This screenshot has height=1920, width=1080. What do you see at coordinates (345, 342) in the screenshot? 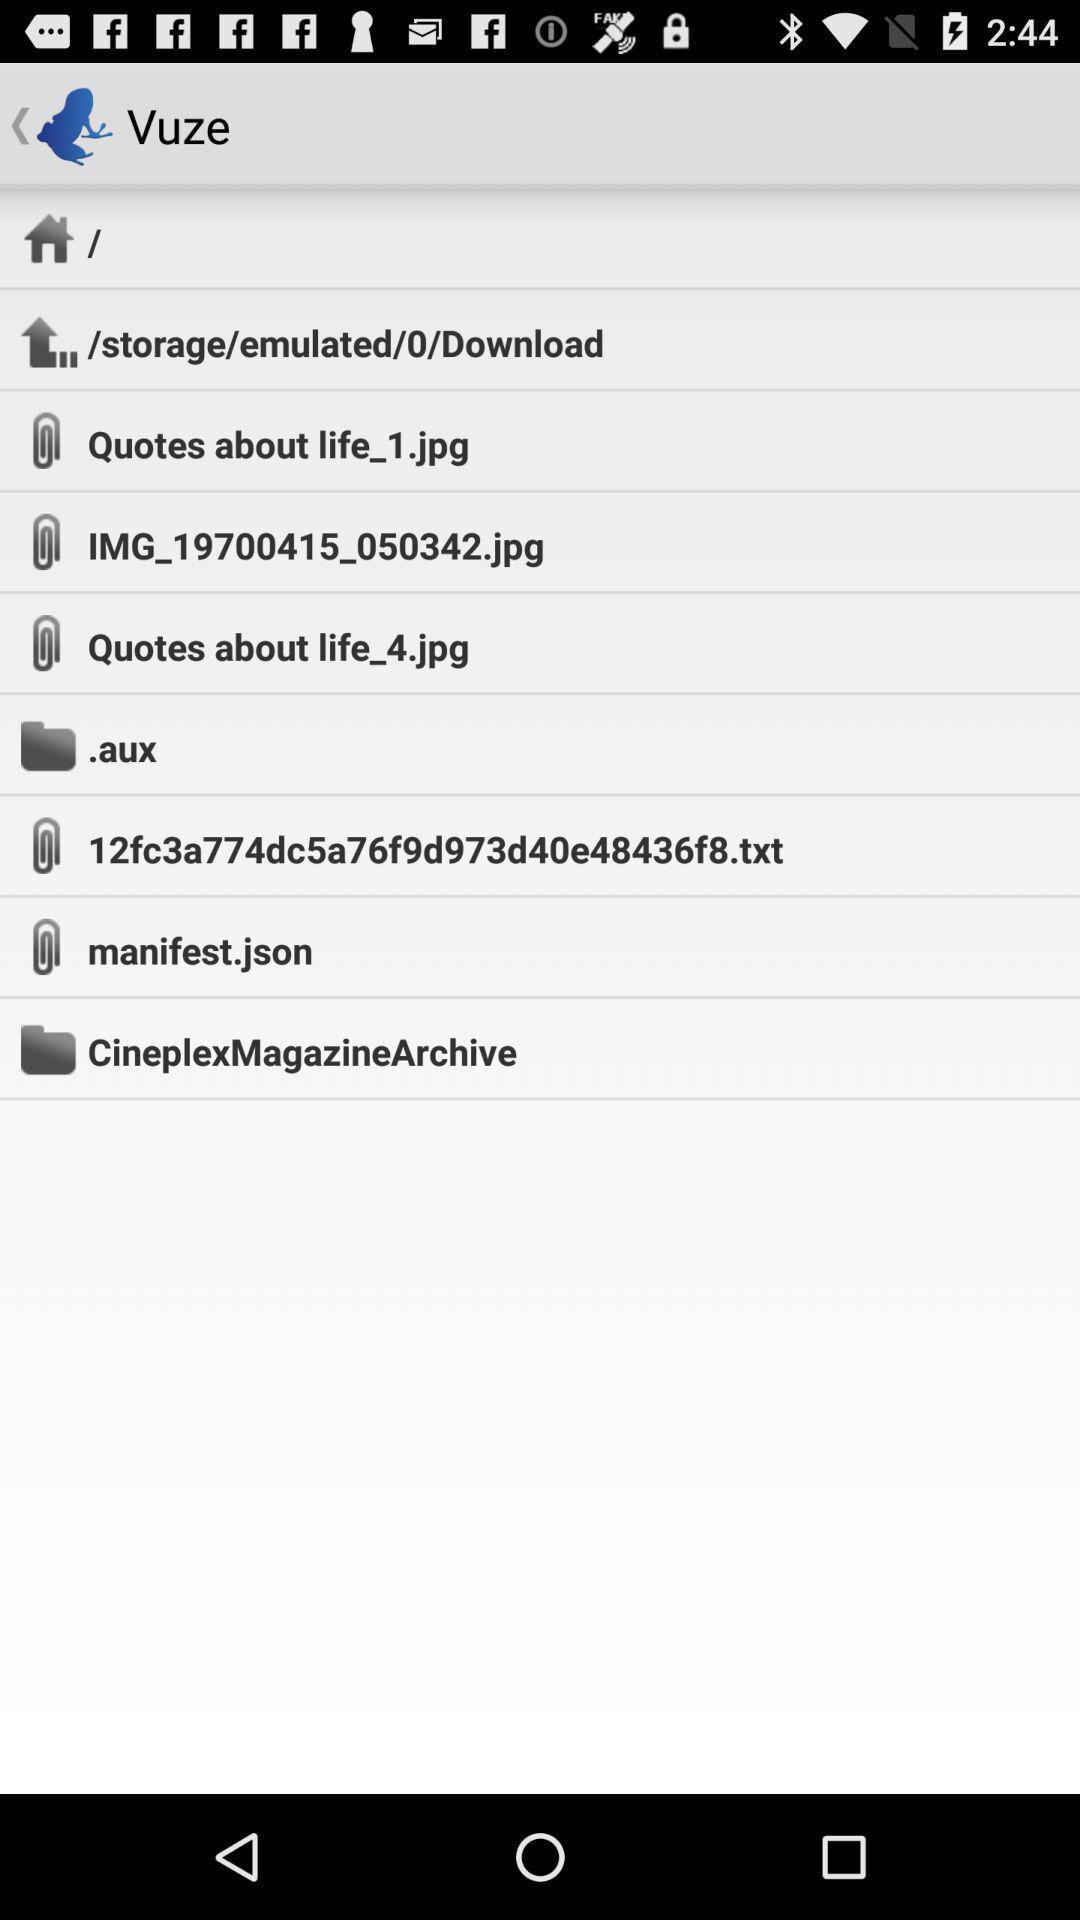
I see `storage emulated 0` at bounding box center [345, 342].